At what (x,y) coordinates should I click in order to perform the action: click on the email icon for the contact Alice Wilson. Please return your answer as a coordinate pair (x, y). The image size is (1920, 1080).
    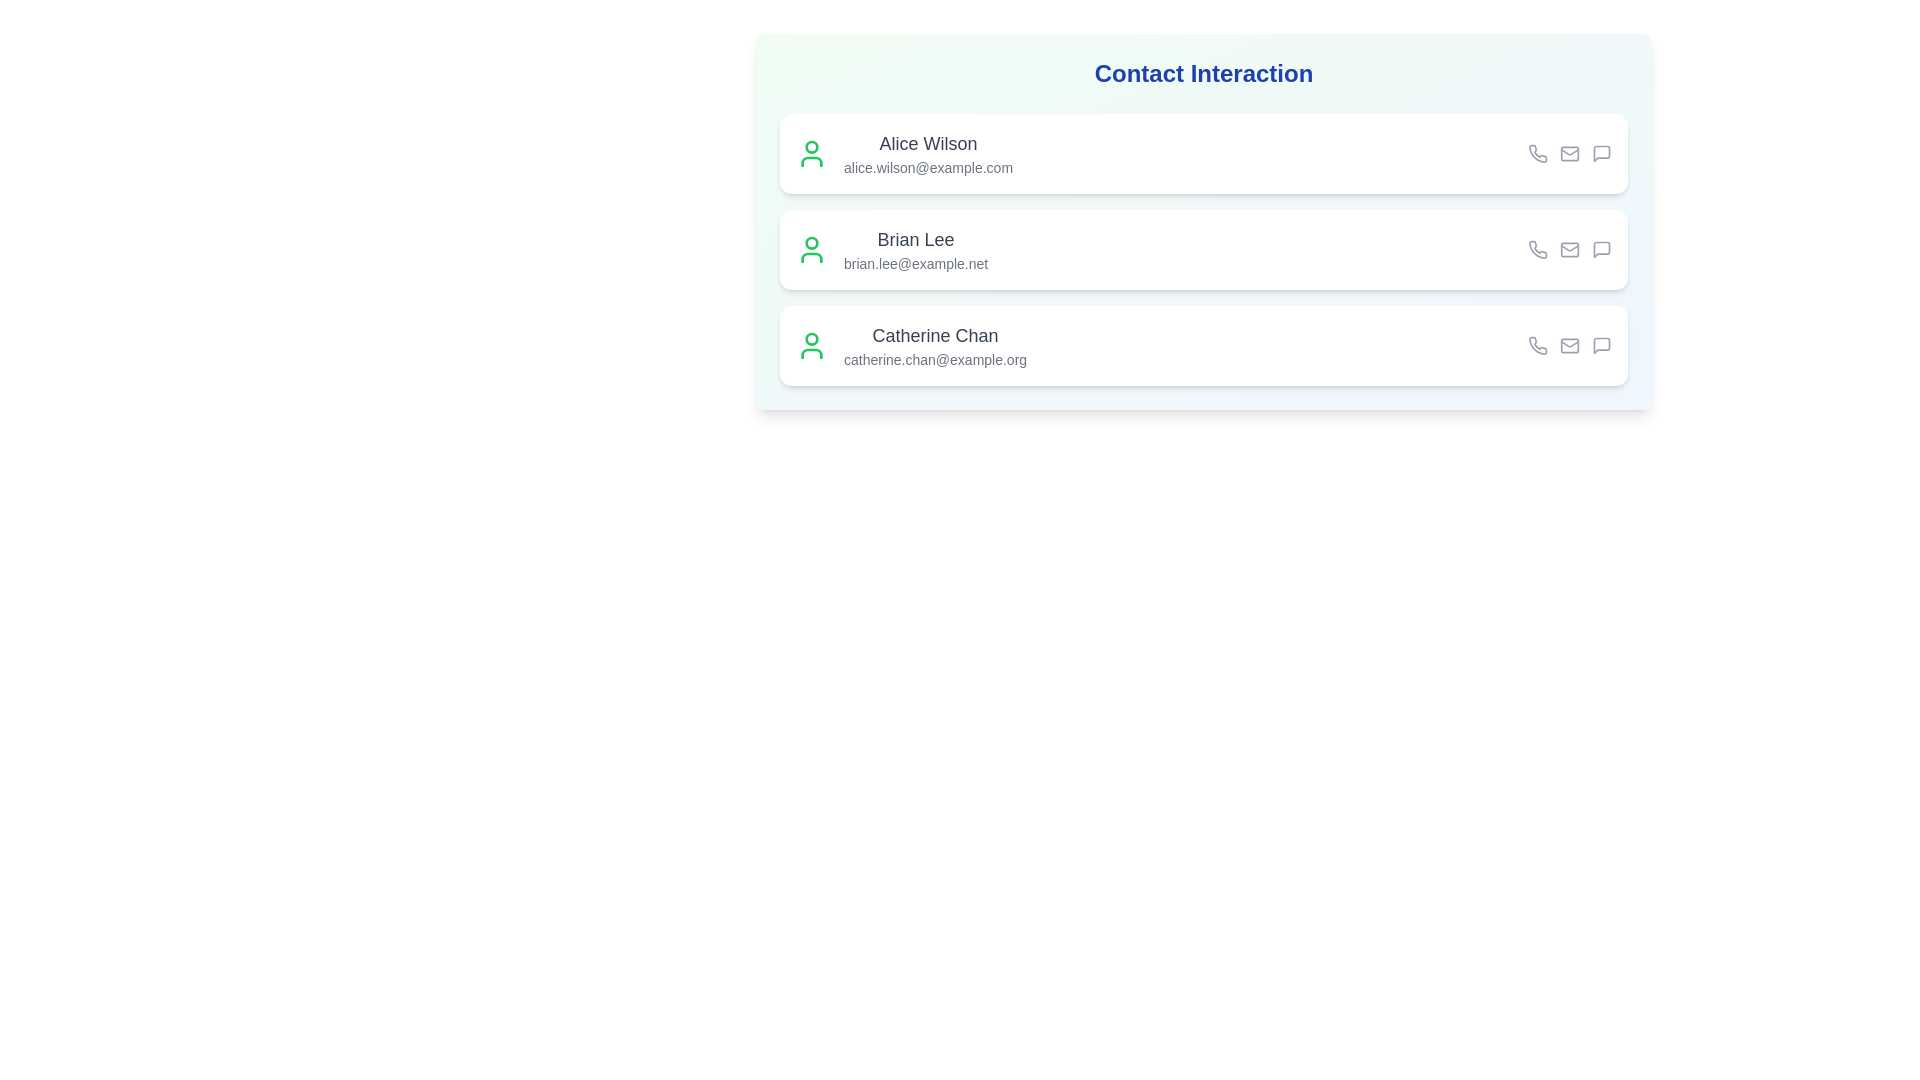
    Looking at the image, I should click on (1568, 153).